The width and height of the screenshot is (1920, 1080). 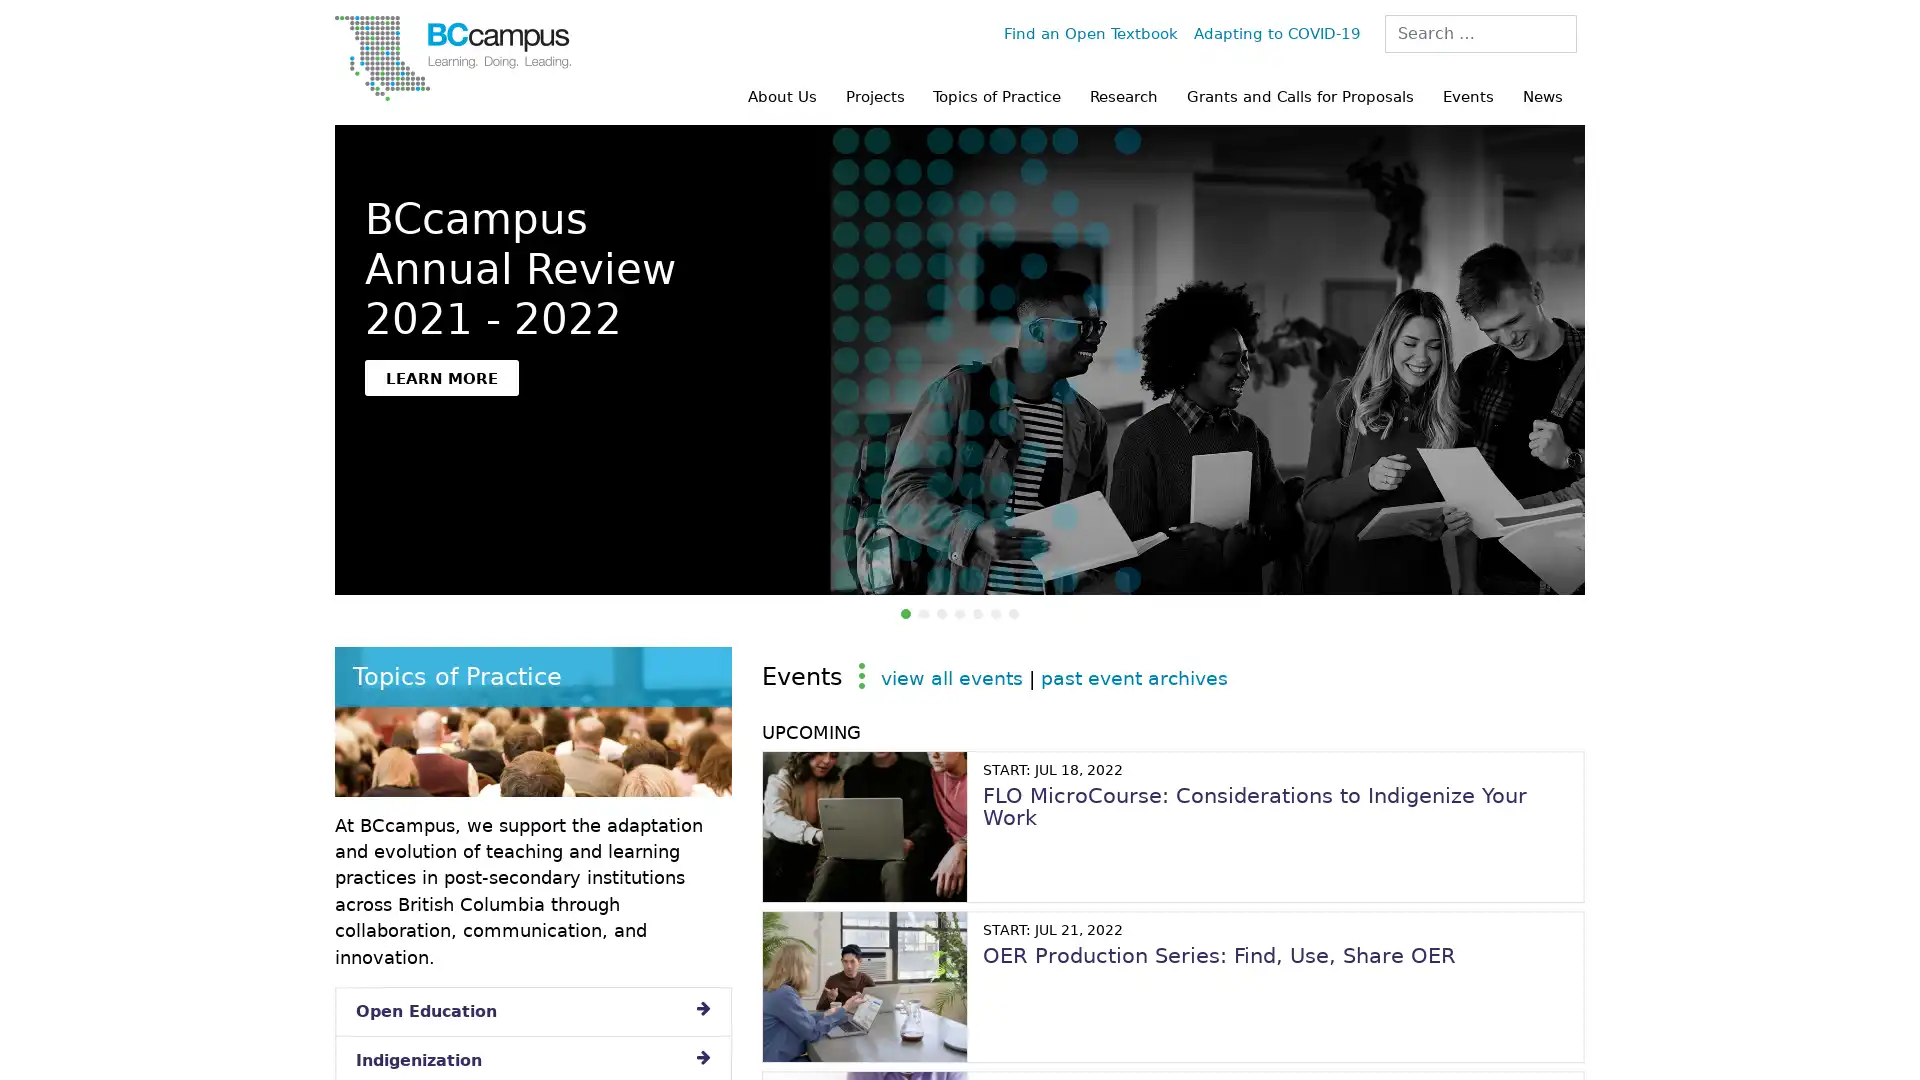 What do you see at coordinates (996, 612) in the screenshot?
I see `Capacity to Connect` at bounding box center [996, 612].